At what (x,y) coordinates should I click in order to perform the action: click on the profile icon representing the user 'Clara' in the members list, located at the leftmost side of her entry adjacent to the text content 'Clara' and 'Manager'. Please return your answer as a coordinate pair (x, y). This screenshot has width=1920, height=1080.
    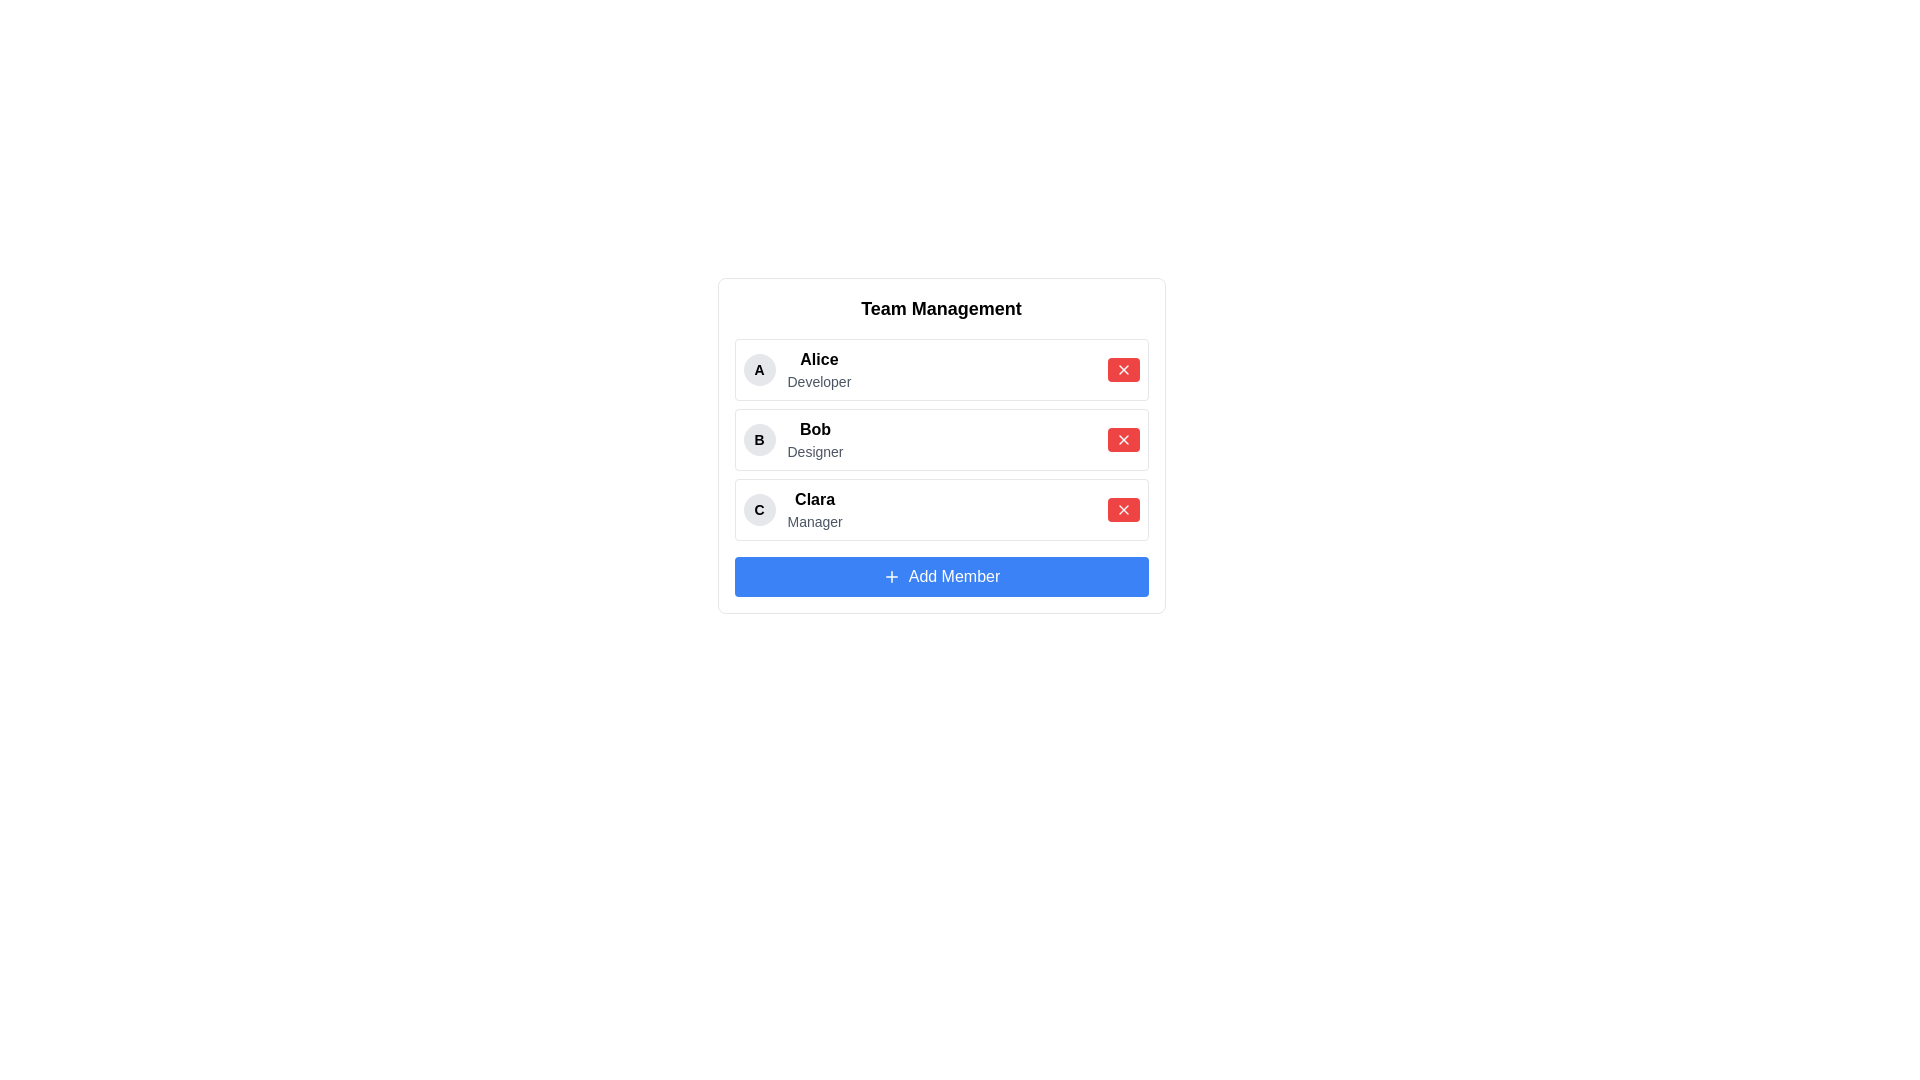
    Looking at the image, I should click on (758, 508).